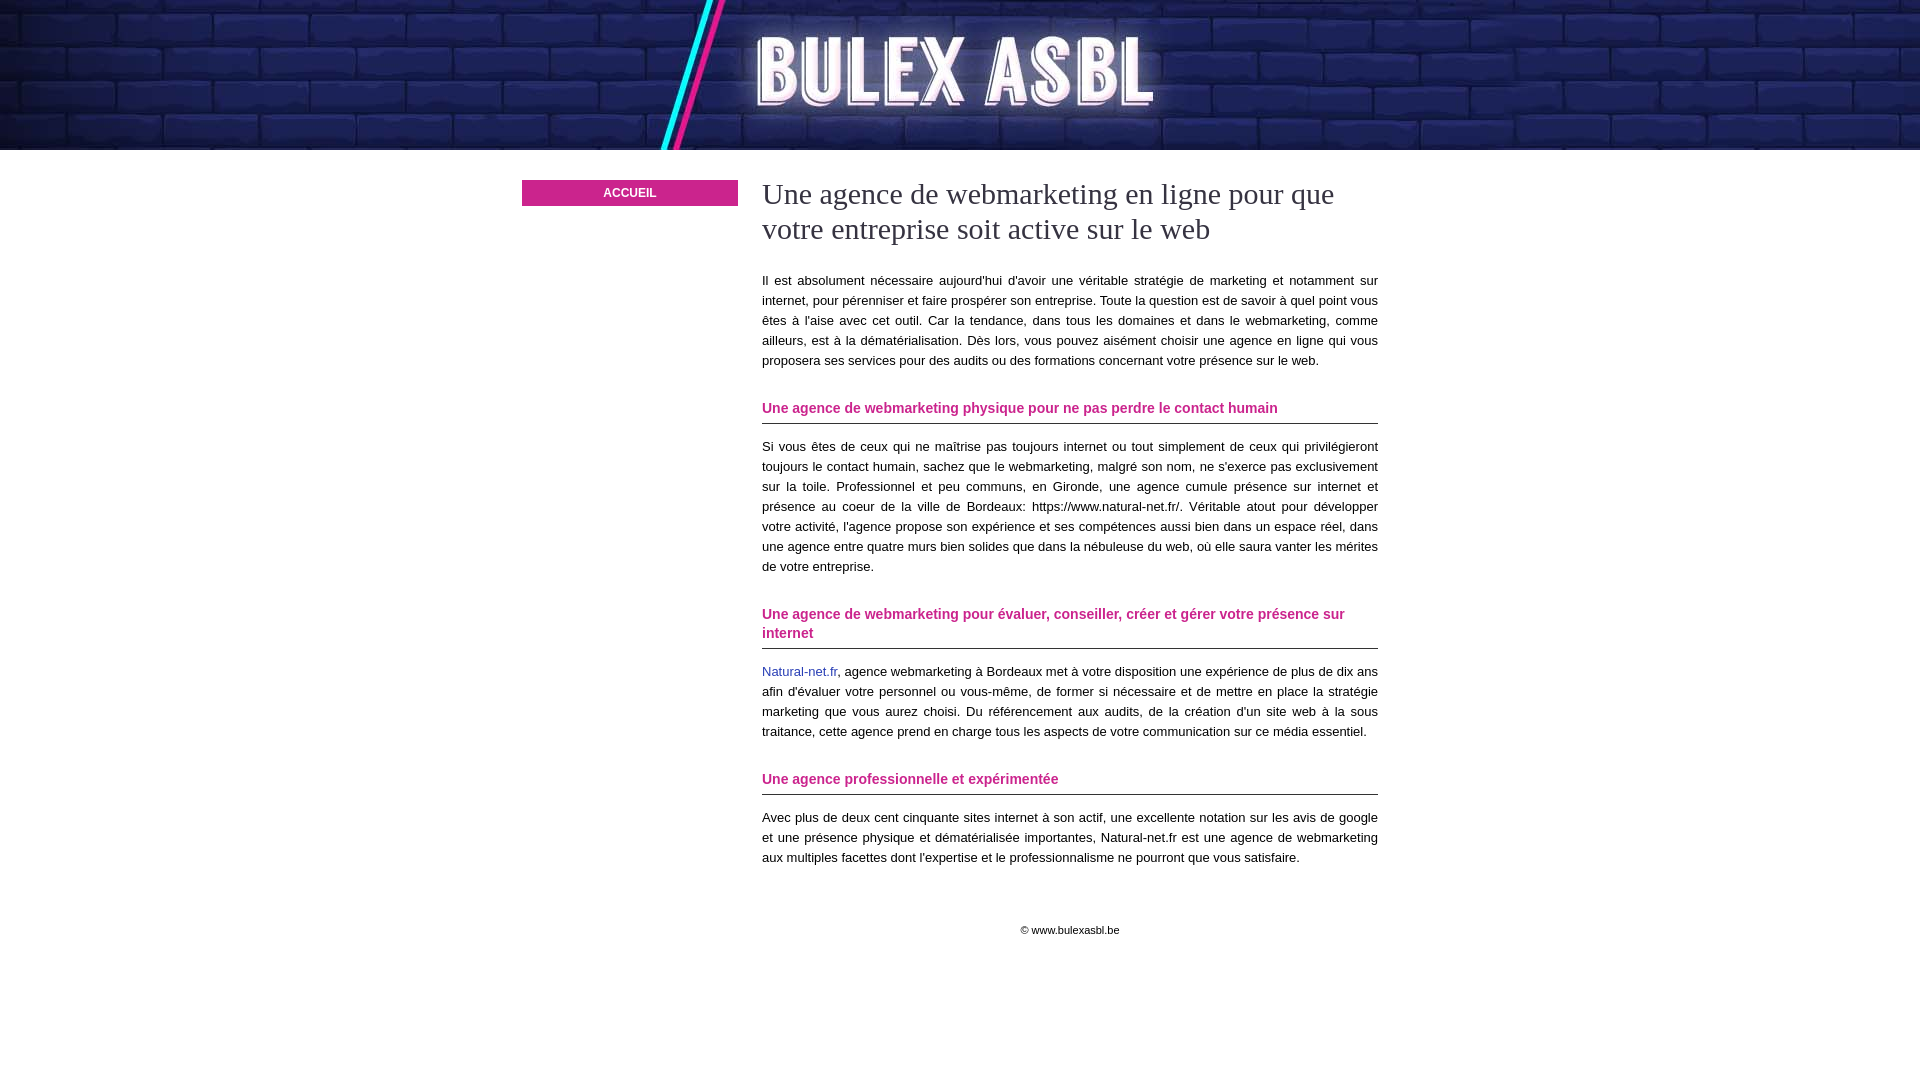 The width and height of the screenshot is (1920, 1080). I want to click on 'ACCUEIL', so click(628, 192).